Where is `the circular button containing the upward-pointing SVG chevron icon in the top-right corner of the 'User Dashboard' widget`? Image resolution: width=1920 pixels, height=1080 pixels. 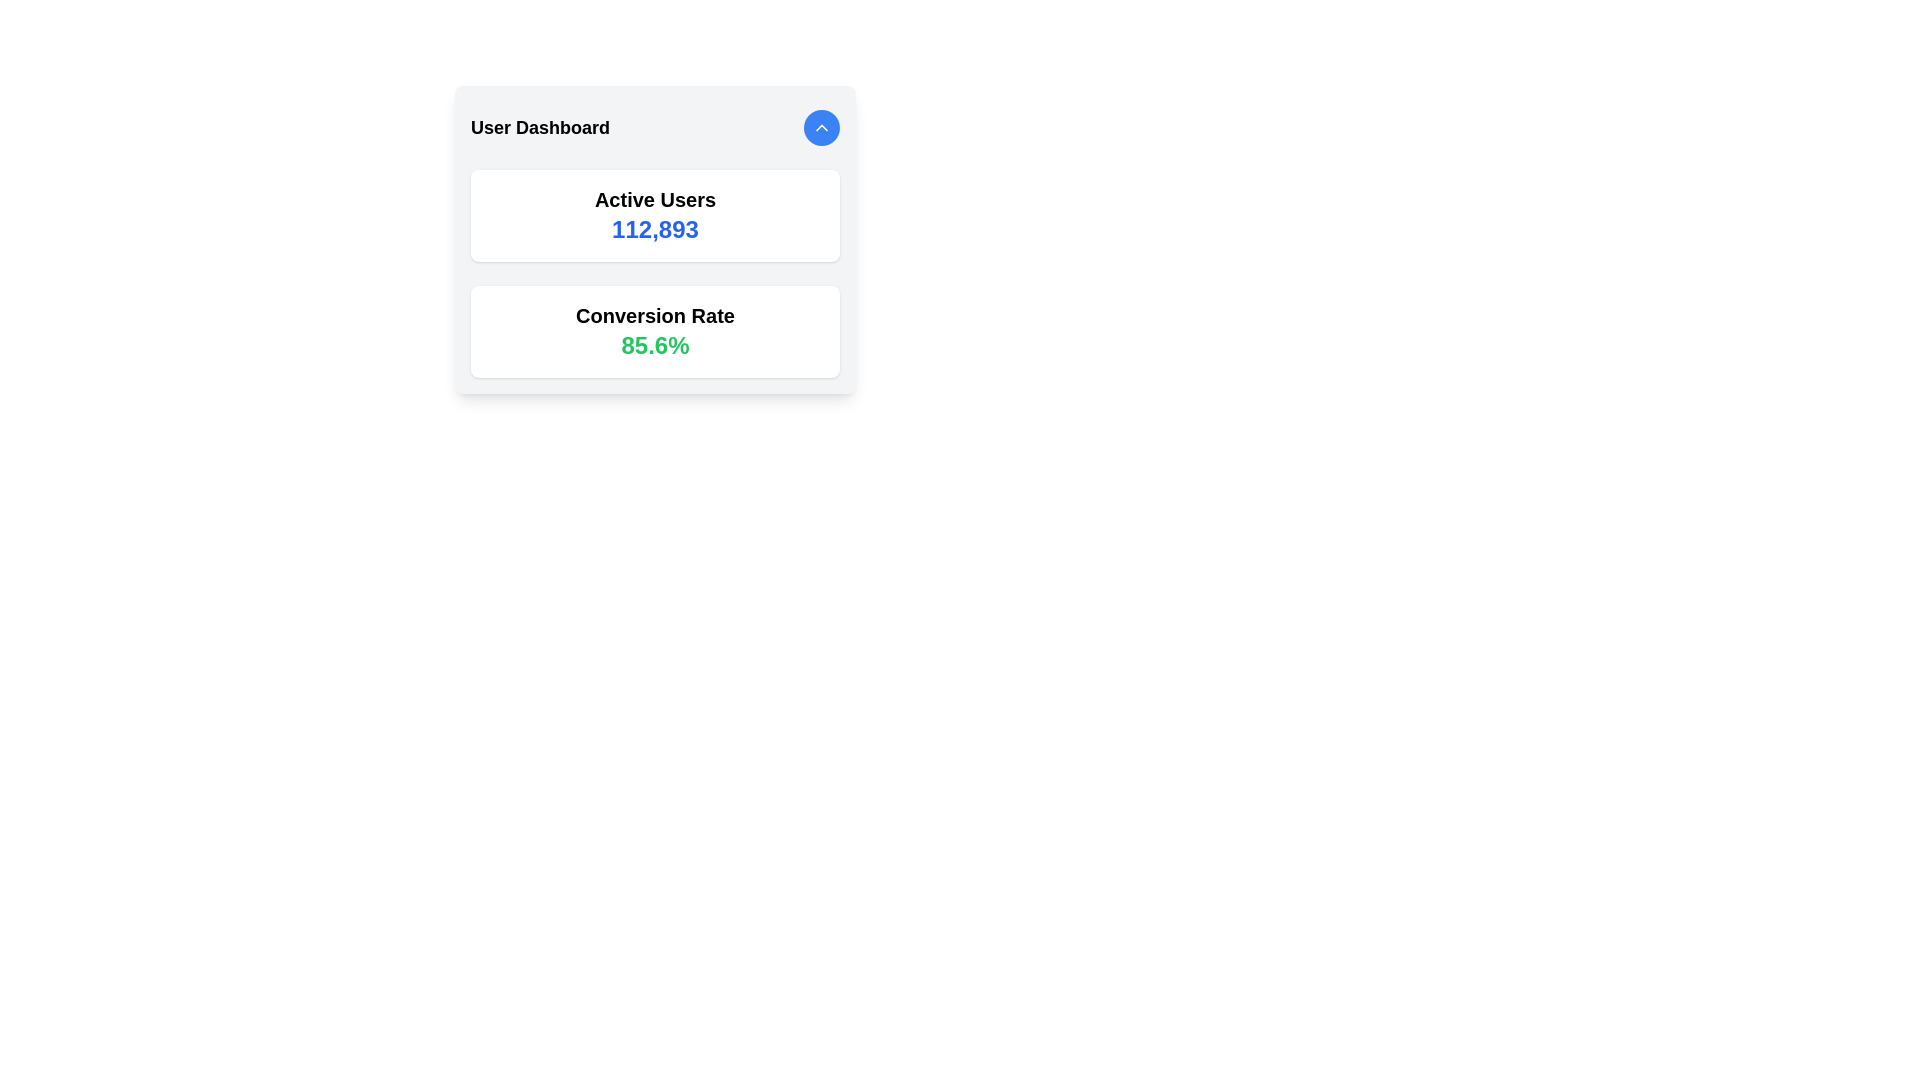
the circular button containing the upward-pointing SVG chevron icon in the top-right corner of the 'User Dashboard' widget is located at coordinates (821, 127).